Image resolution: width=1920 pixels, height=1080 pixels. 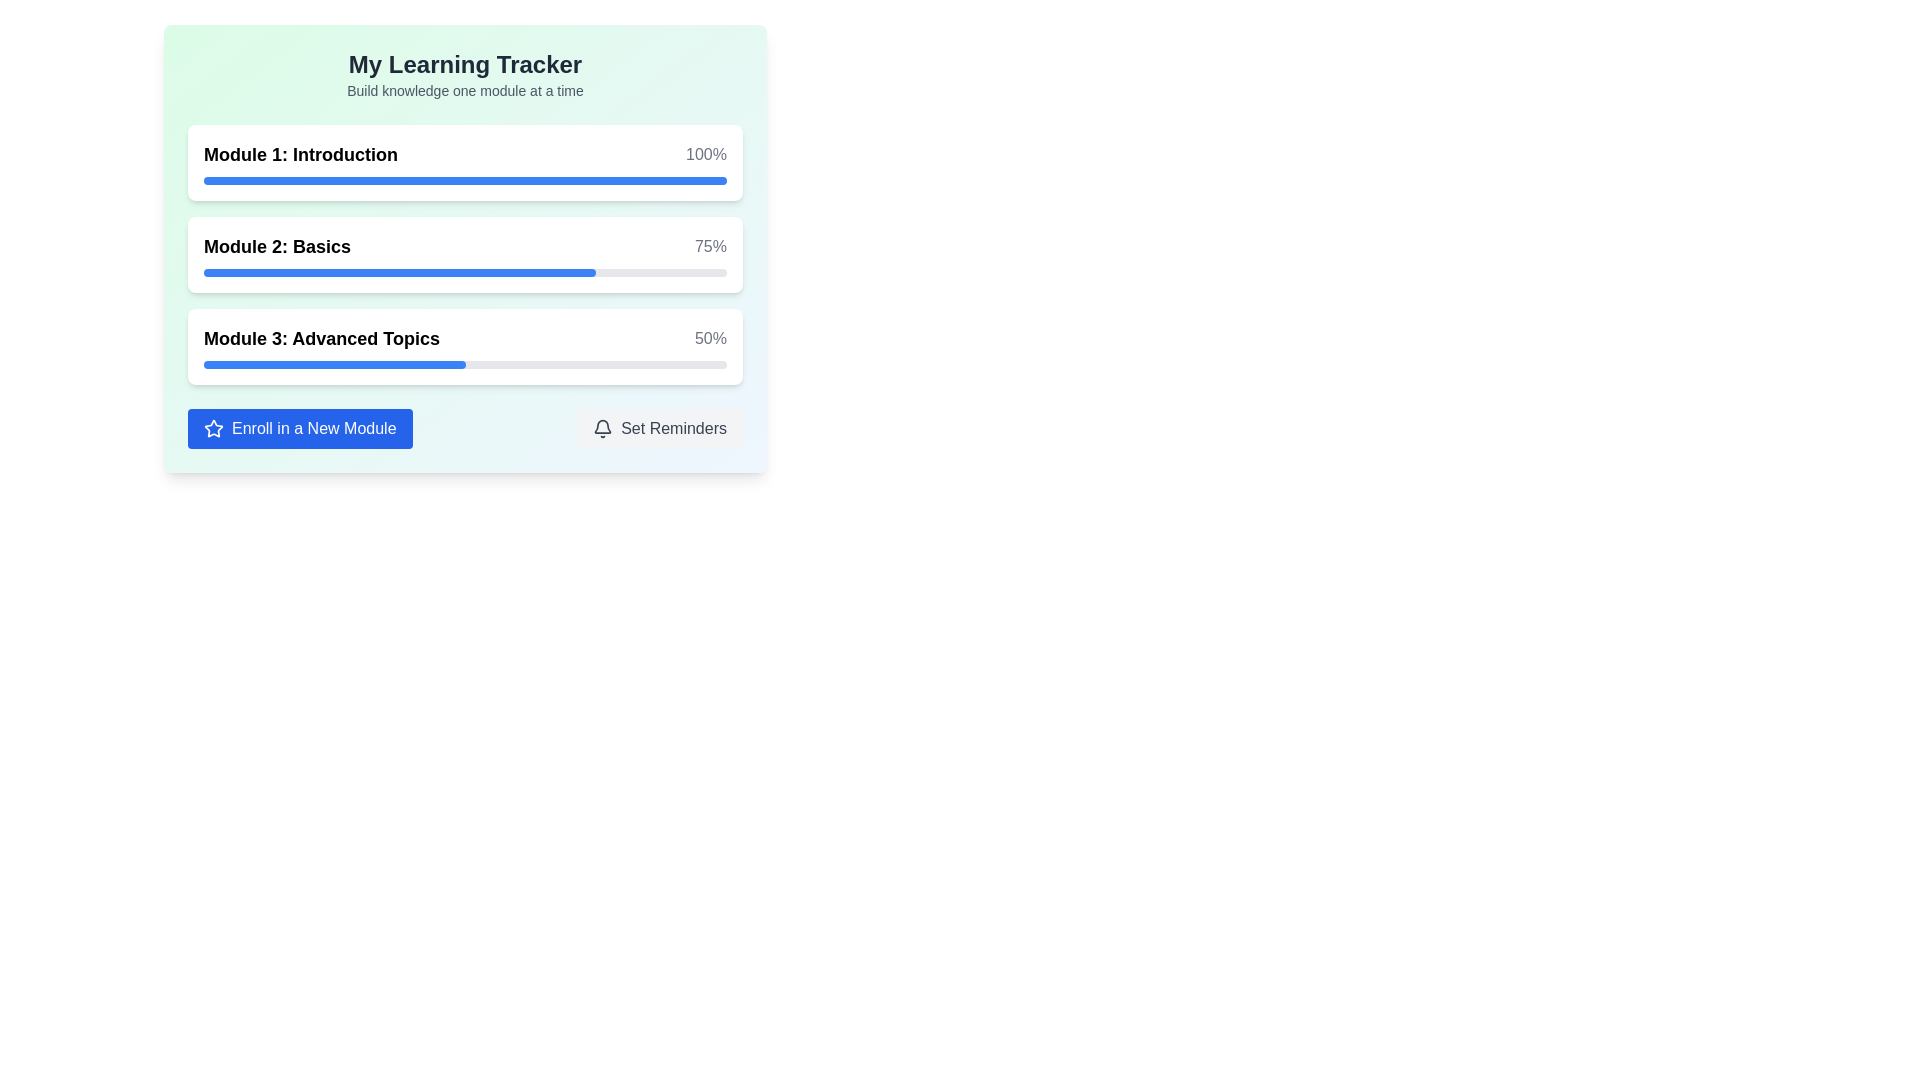 What do you see at coordinates (214, 427) in the screenshot?
I see `the blue star-shaped icon with a white outline located inside the 'Enroll in a New Module' button on the lower left corner of the interface` at bounding box center [214, 427].